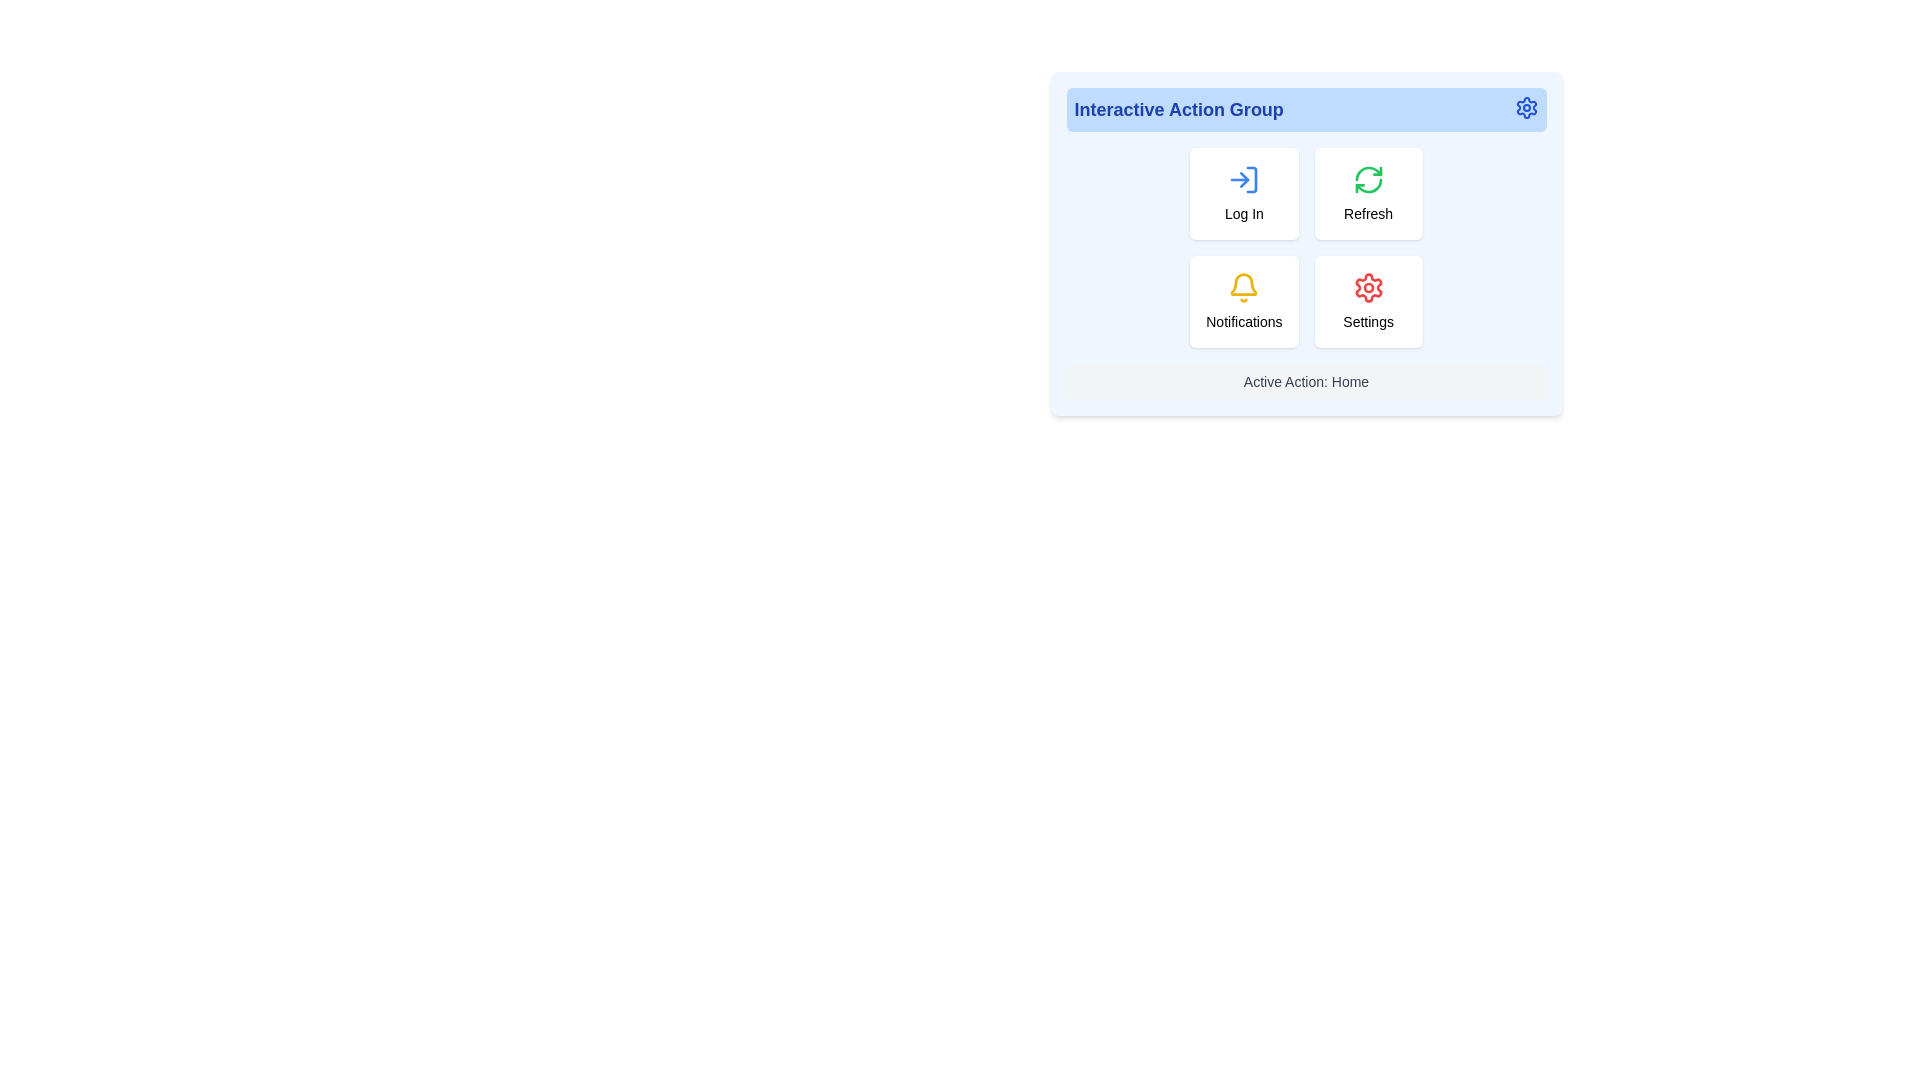 The image size is (1920, 1080). I want to click on the vibrant yellow bell-shaped icon labeled 'Notifications' located in the bottom row, left cell of a 2x2 layout within the 'Interactive Action Group' panel, so click(1243, 288).